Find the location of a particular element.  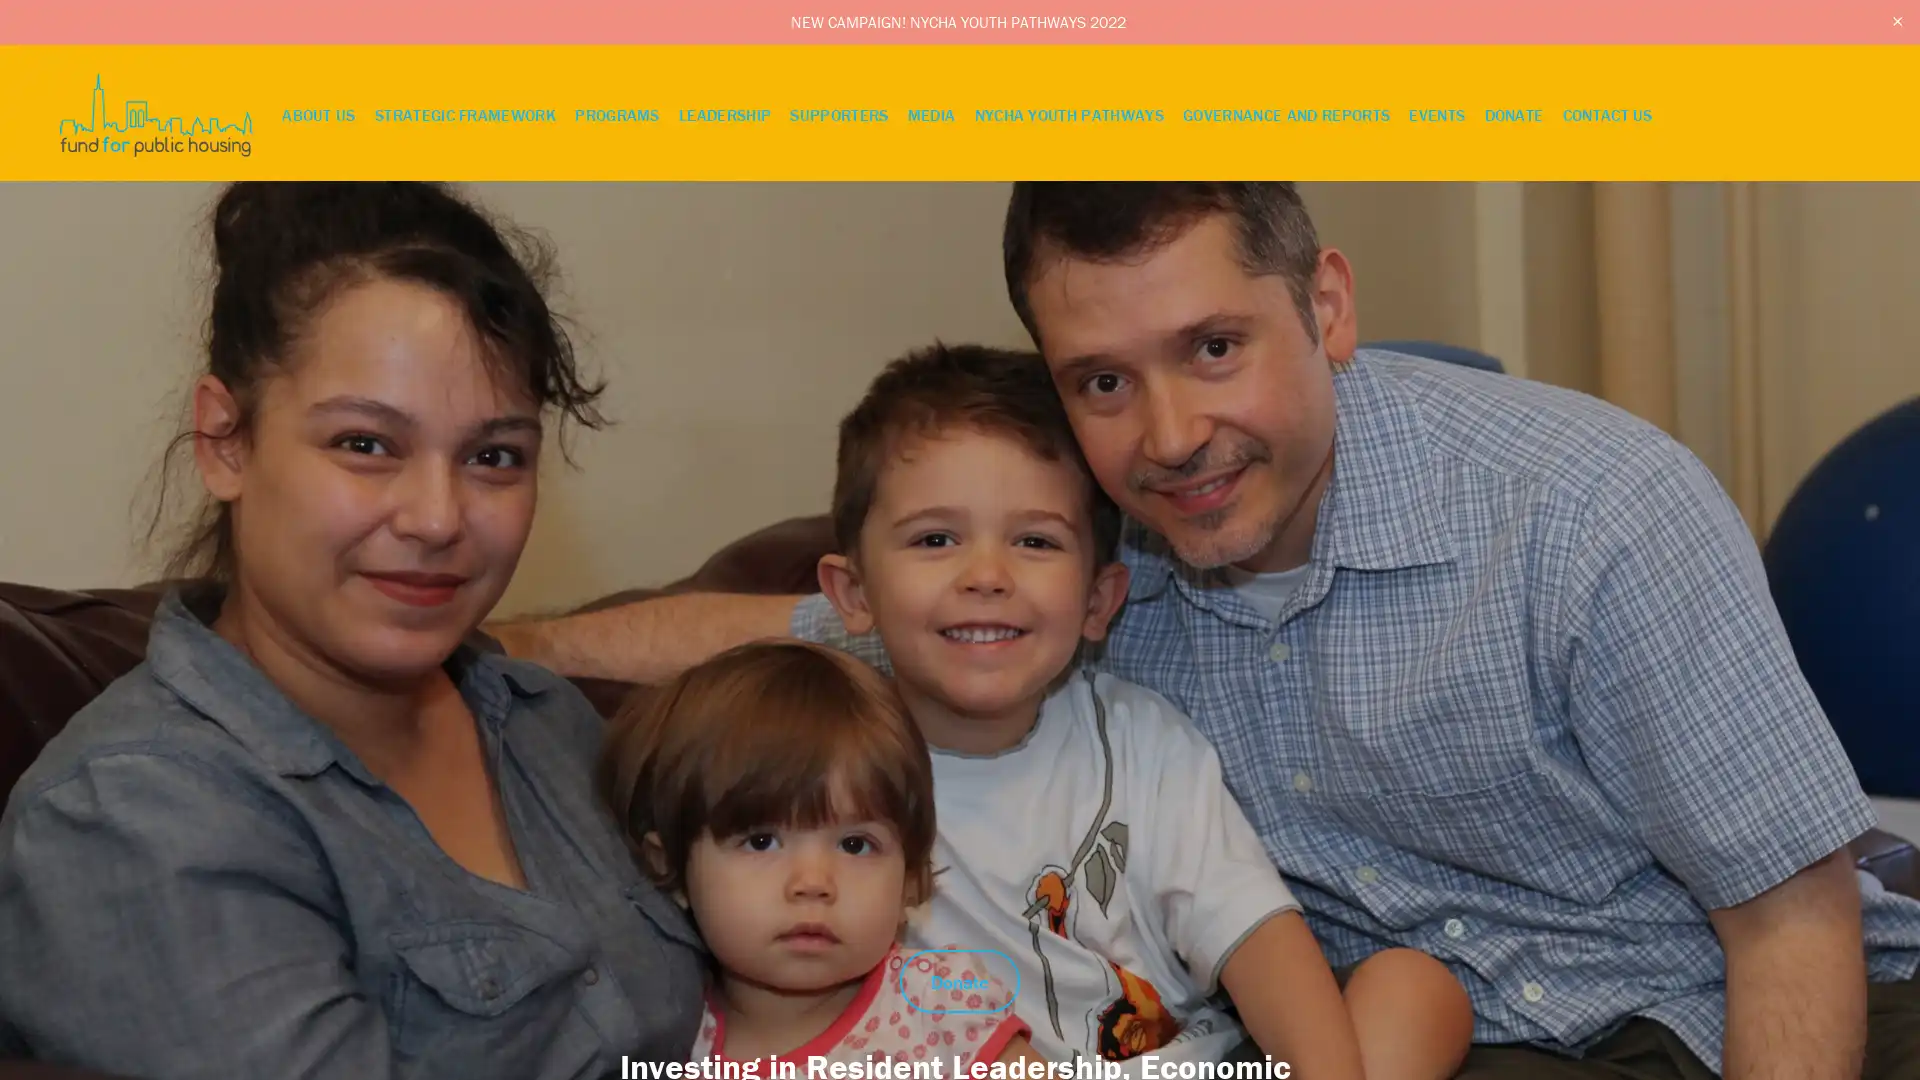

Support the Fund is located at coordinates (1766, 971).